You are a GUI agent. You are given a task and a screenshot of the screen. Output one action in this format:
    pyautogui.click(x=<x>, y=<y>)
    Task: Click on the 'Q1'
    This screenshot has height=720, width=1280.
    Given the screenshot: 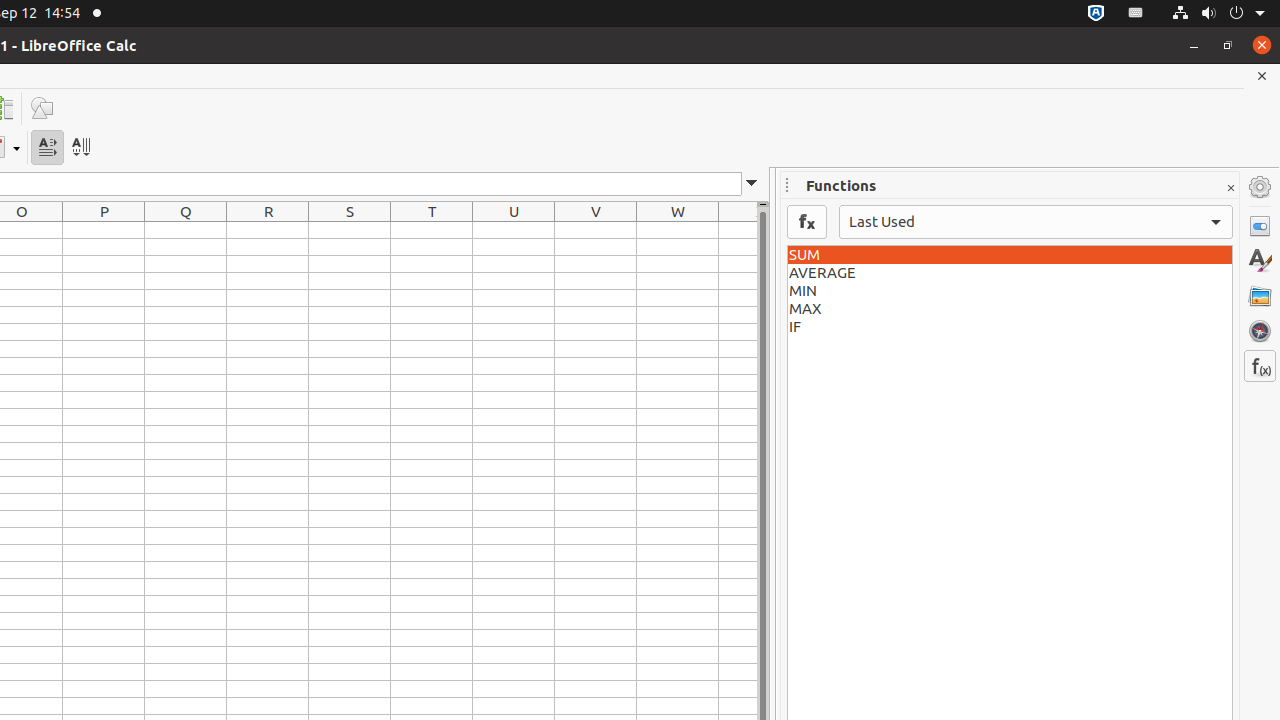 What is the action you would take?
    pyautogui.click(x=185, y=229)
    